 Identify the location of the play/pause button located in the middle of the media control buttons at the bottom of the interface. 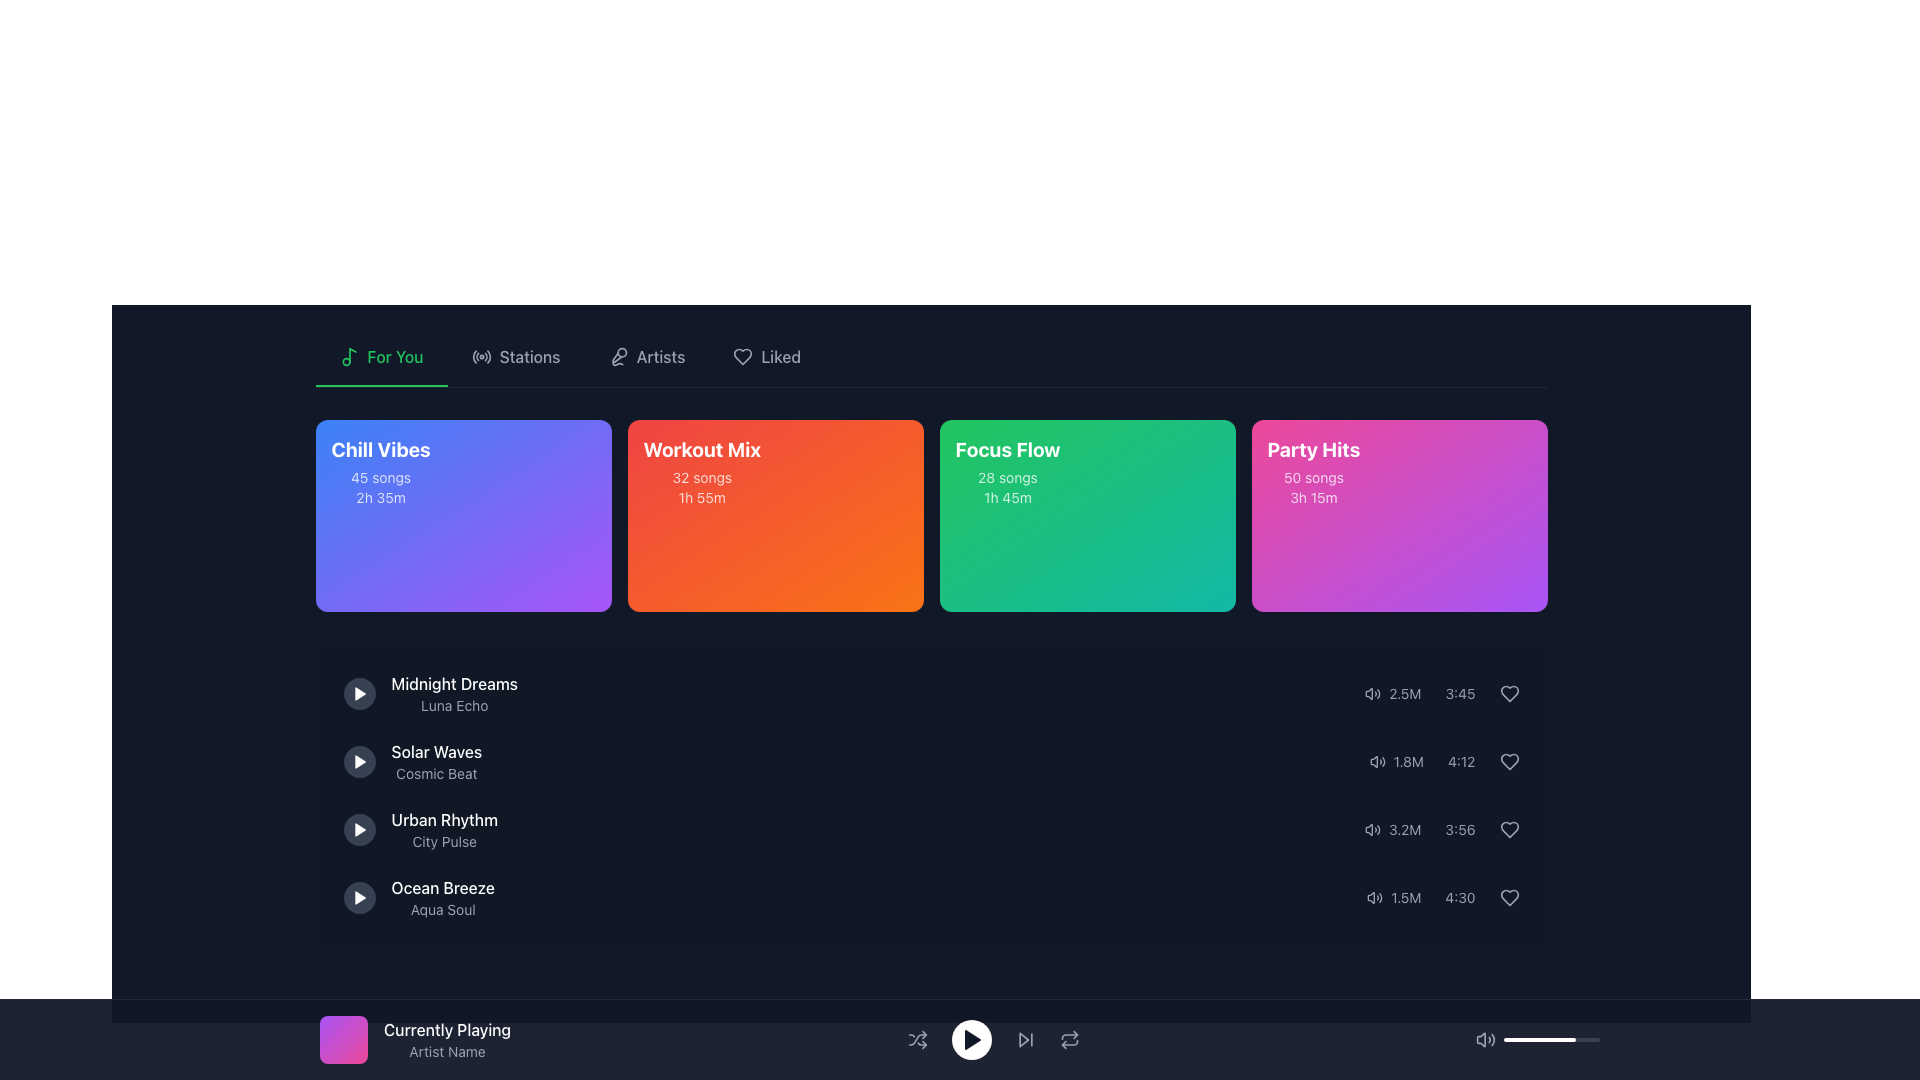
(993, 1039).